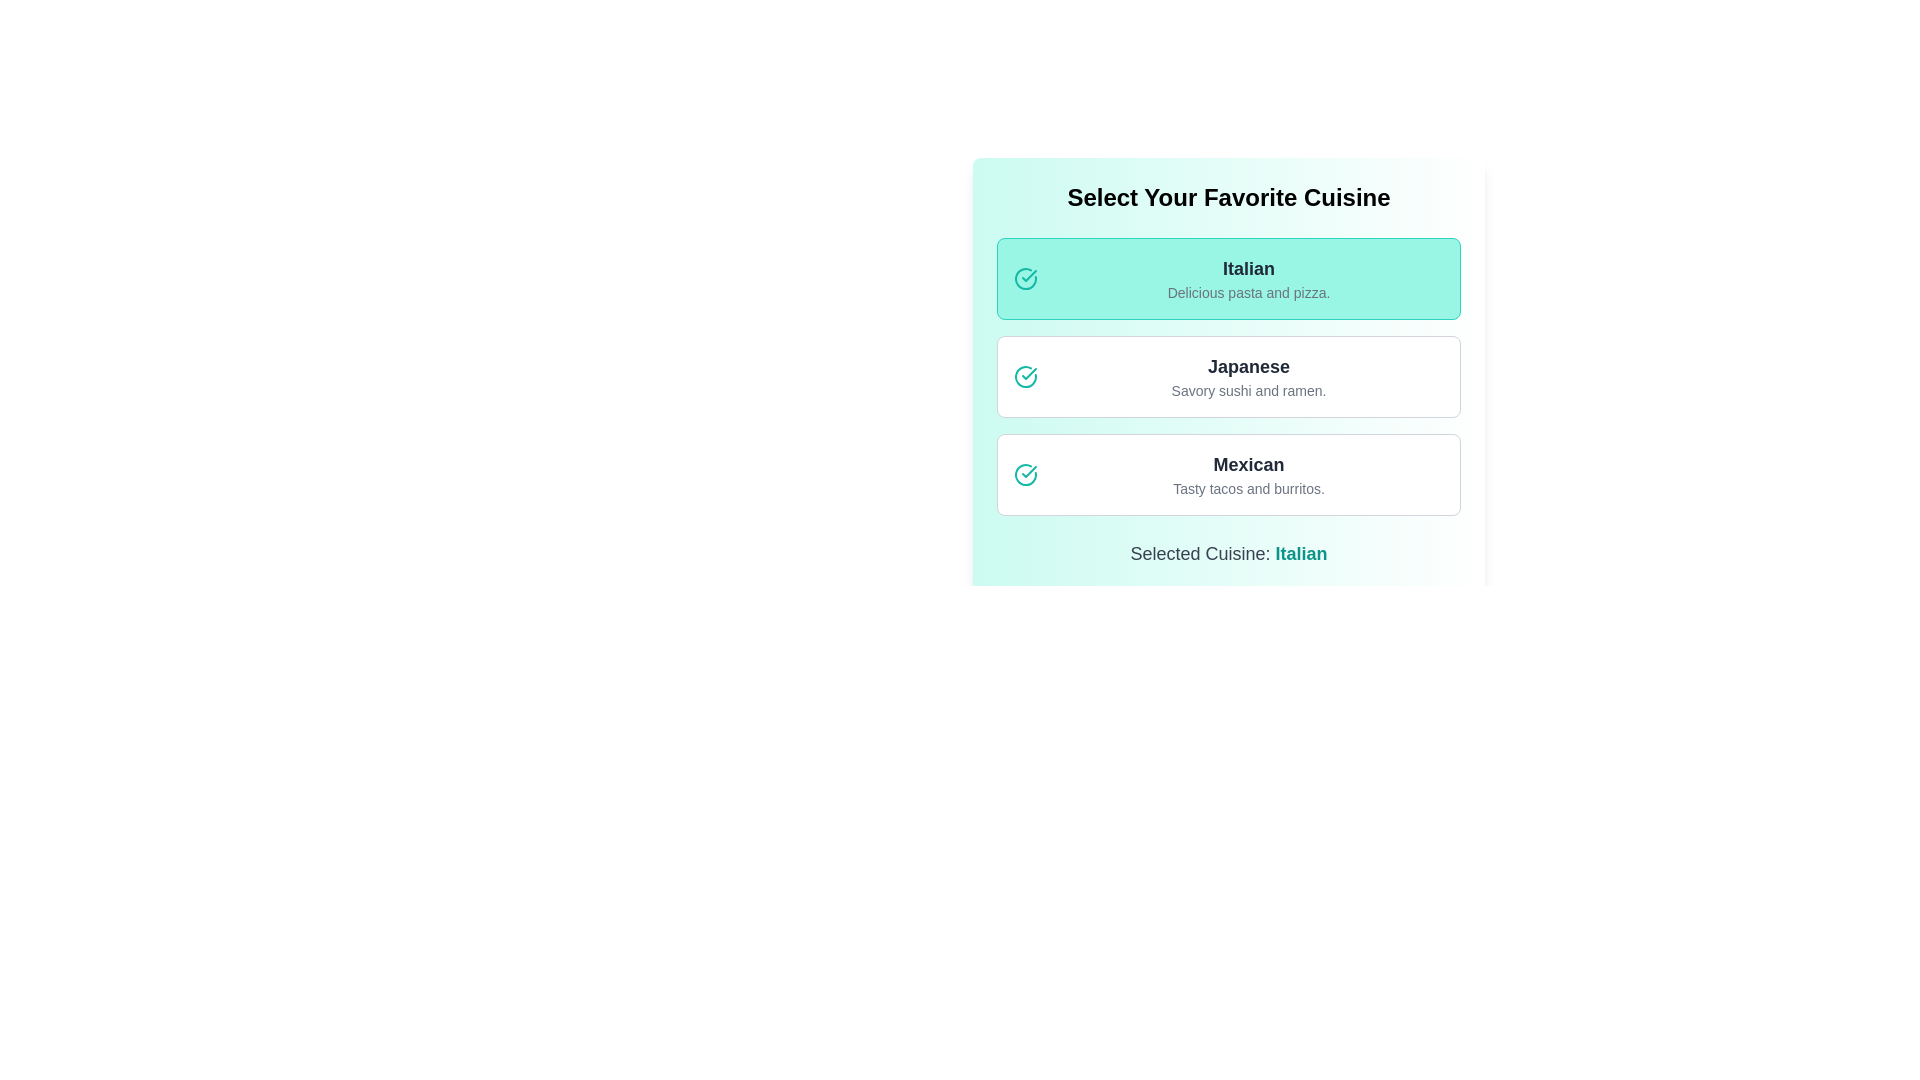 Image resolution: width=1920 pixels, height=1080 pixels. I want to click on the first selectable list item with a teal background and a checkmark icon, so click(1227, 278).